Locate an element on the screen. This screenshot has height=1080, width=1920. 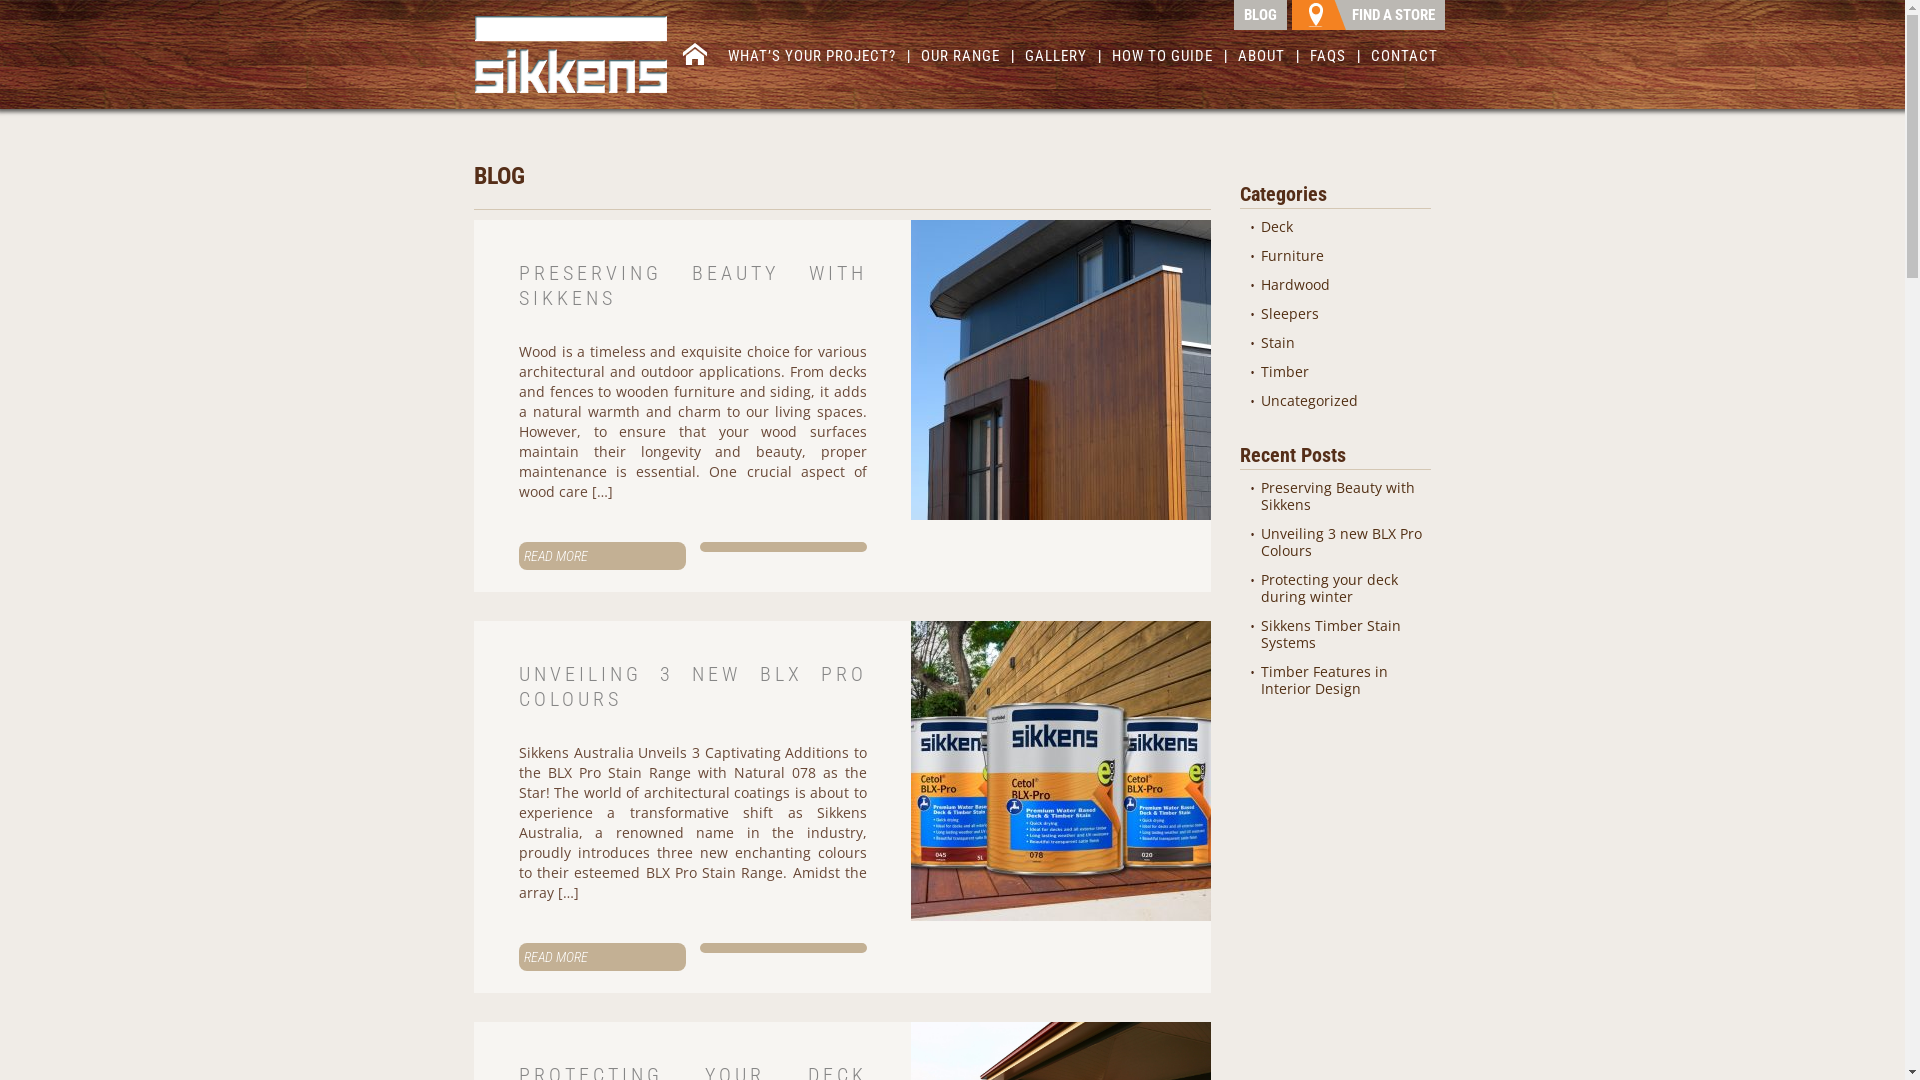
'READ MORE' is located at coordinates (518, 955).